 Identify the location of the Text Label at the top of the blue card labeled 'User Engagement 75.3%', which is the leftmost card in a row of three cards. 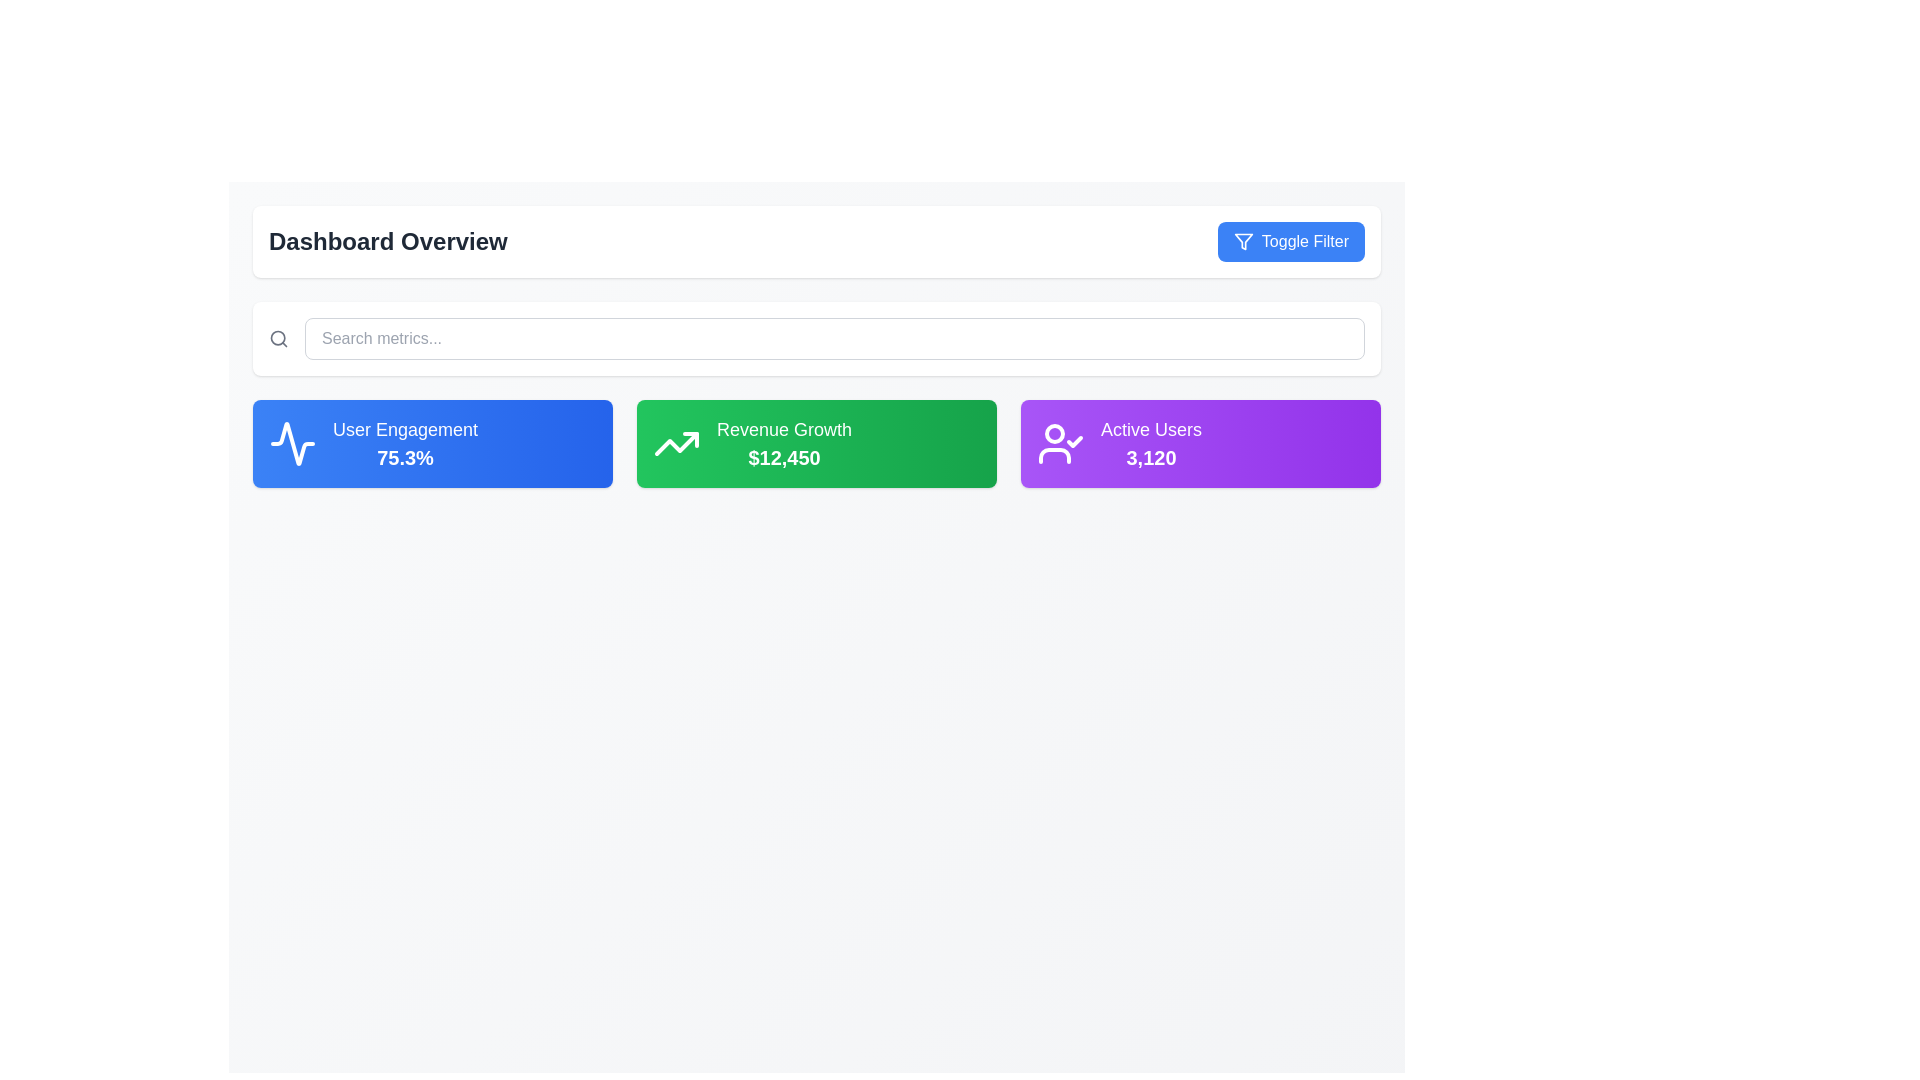
(404, 428).